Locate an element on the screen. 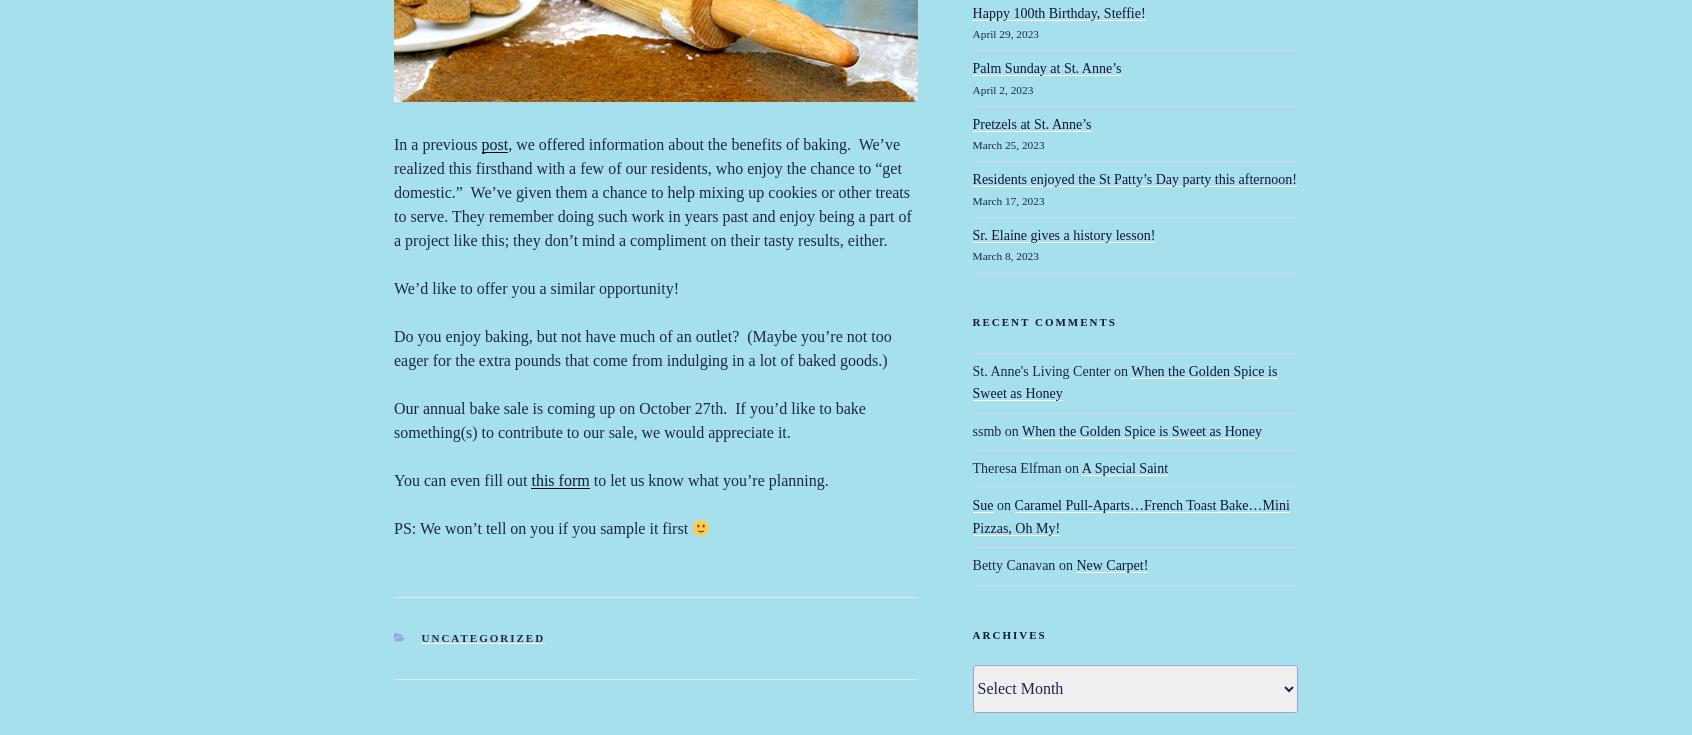 Image resolution: width=1692 pixels, height=735 pixels. ', we offered information about the benefits of baking.  We’ve realized this firsthand with a few of our residents, who enjoy the chance to “get domestic.”  We’ve given them a chance to help mixing up cookies or other treats to serve. They remember doing such work in years past and enjoy being a part of a project like this; they don’t mind a compliment on their tasty results, either.' is located at coordinates (652, 192).